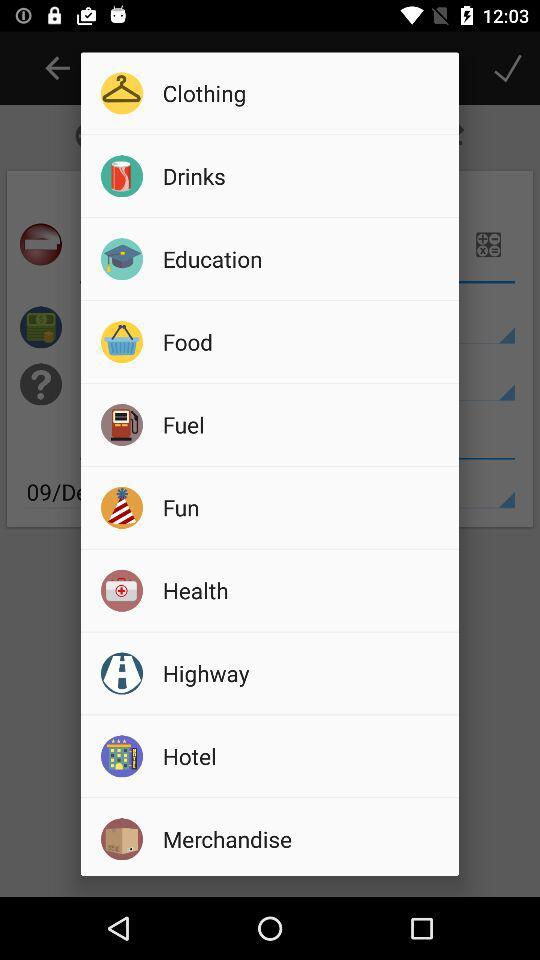  What do you see at coordinates (303, 424) in the screenshot?
I see `the item above the fun item` at bounding box center [303, 424].